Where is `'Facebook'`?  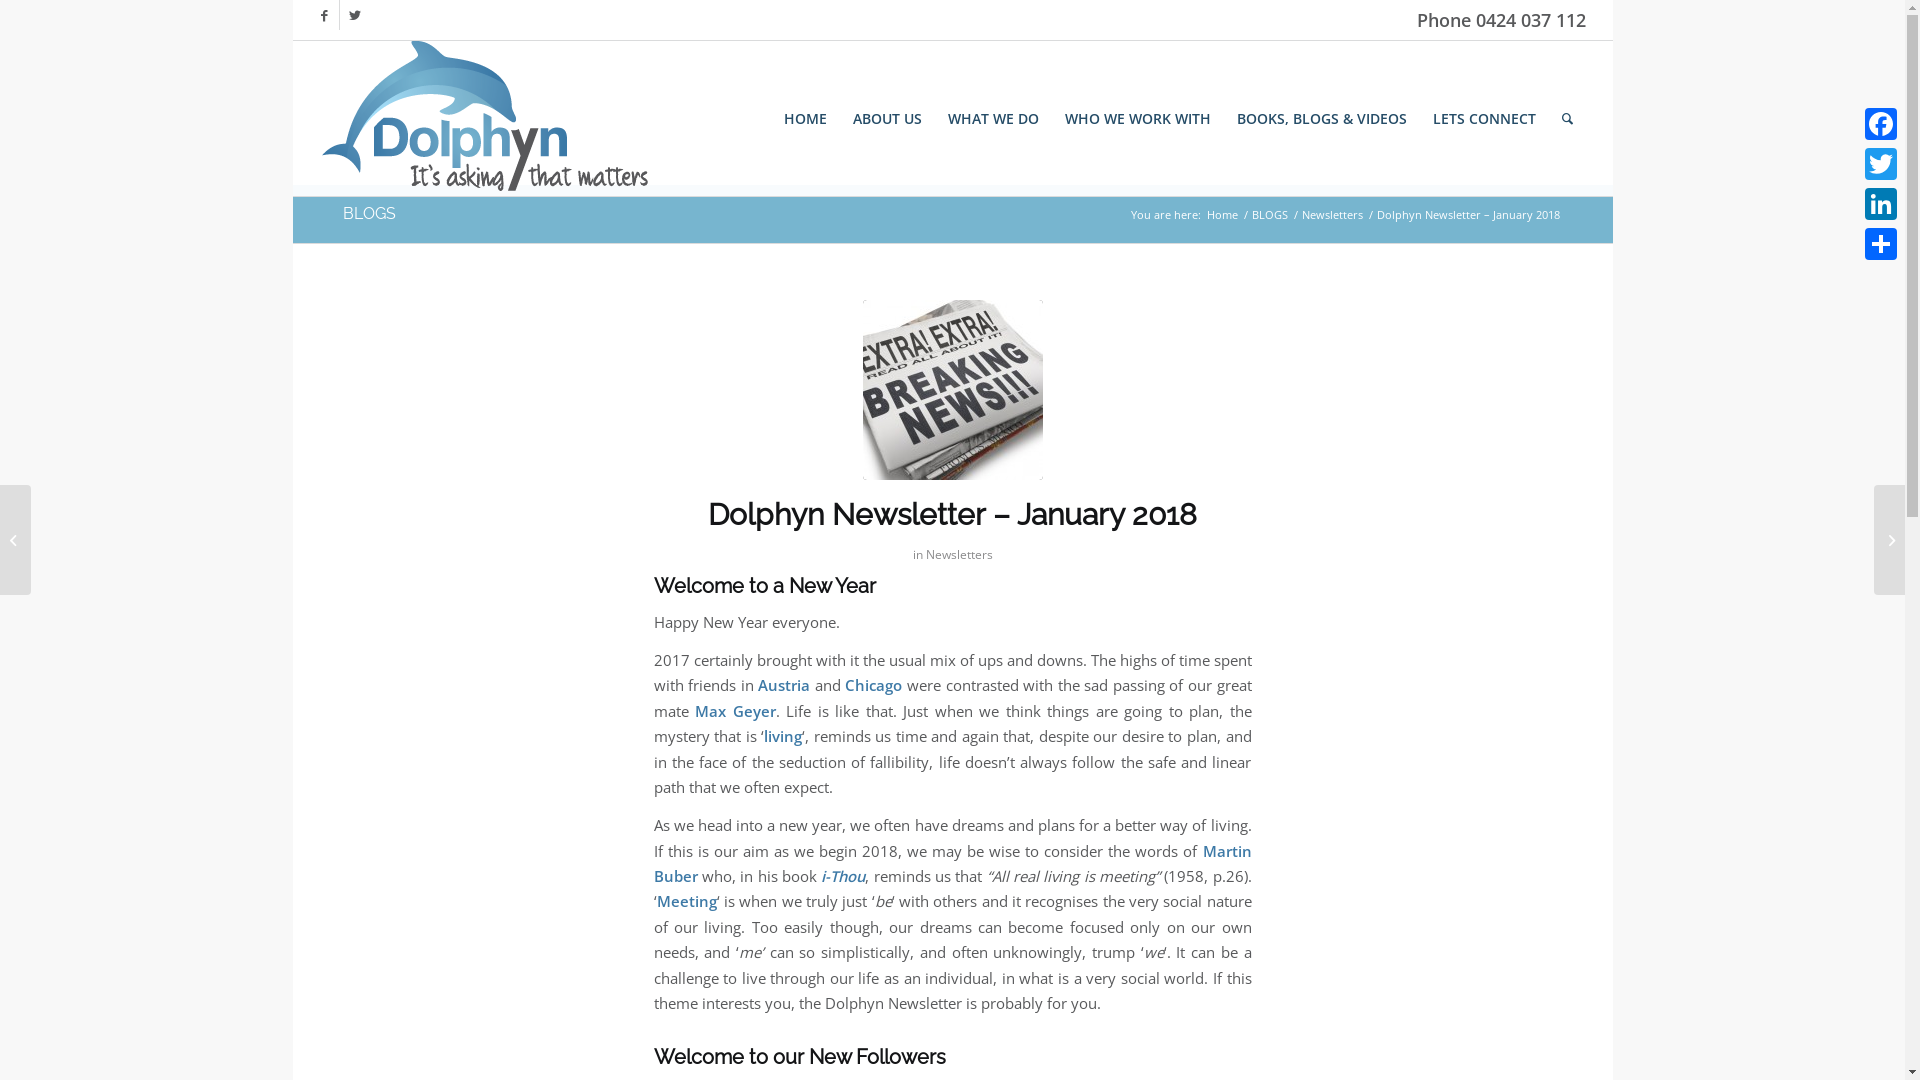 'Facebook' is located at coordinates (324, 15).